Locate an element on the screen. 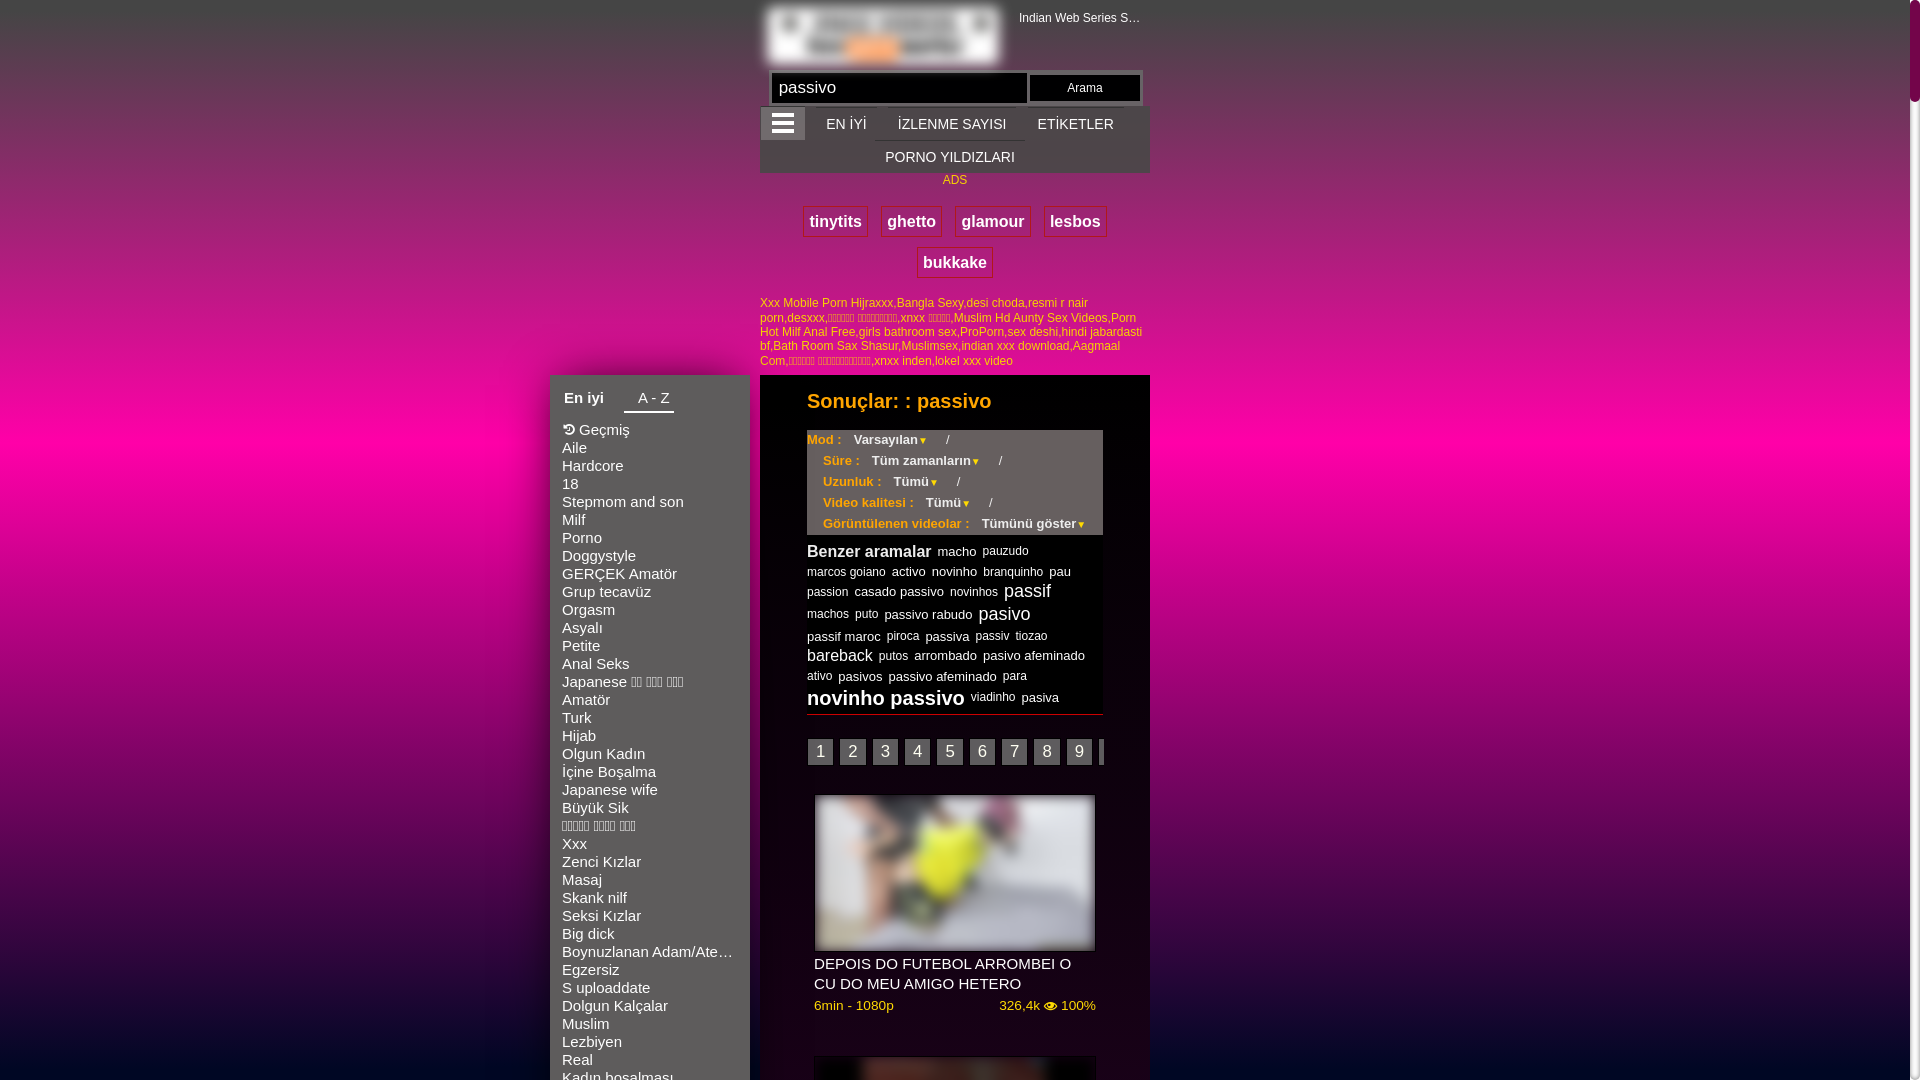 Image resolution: width=1920 pixels, height=1080 pixels. '10' is located at coordinates (1115, 752).